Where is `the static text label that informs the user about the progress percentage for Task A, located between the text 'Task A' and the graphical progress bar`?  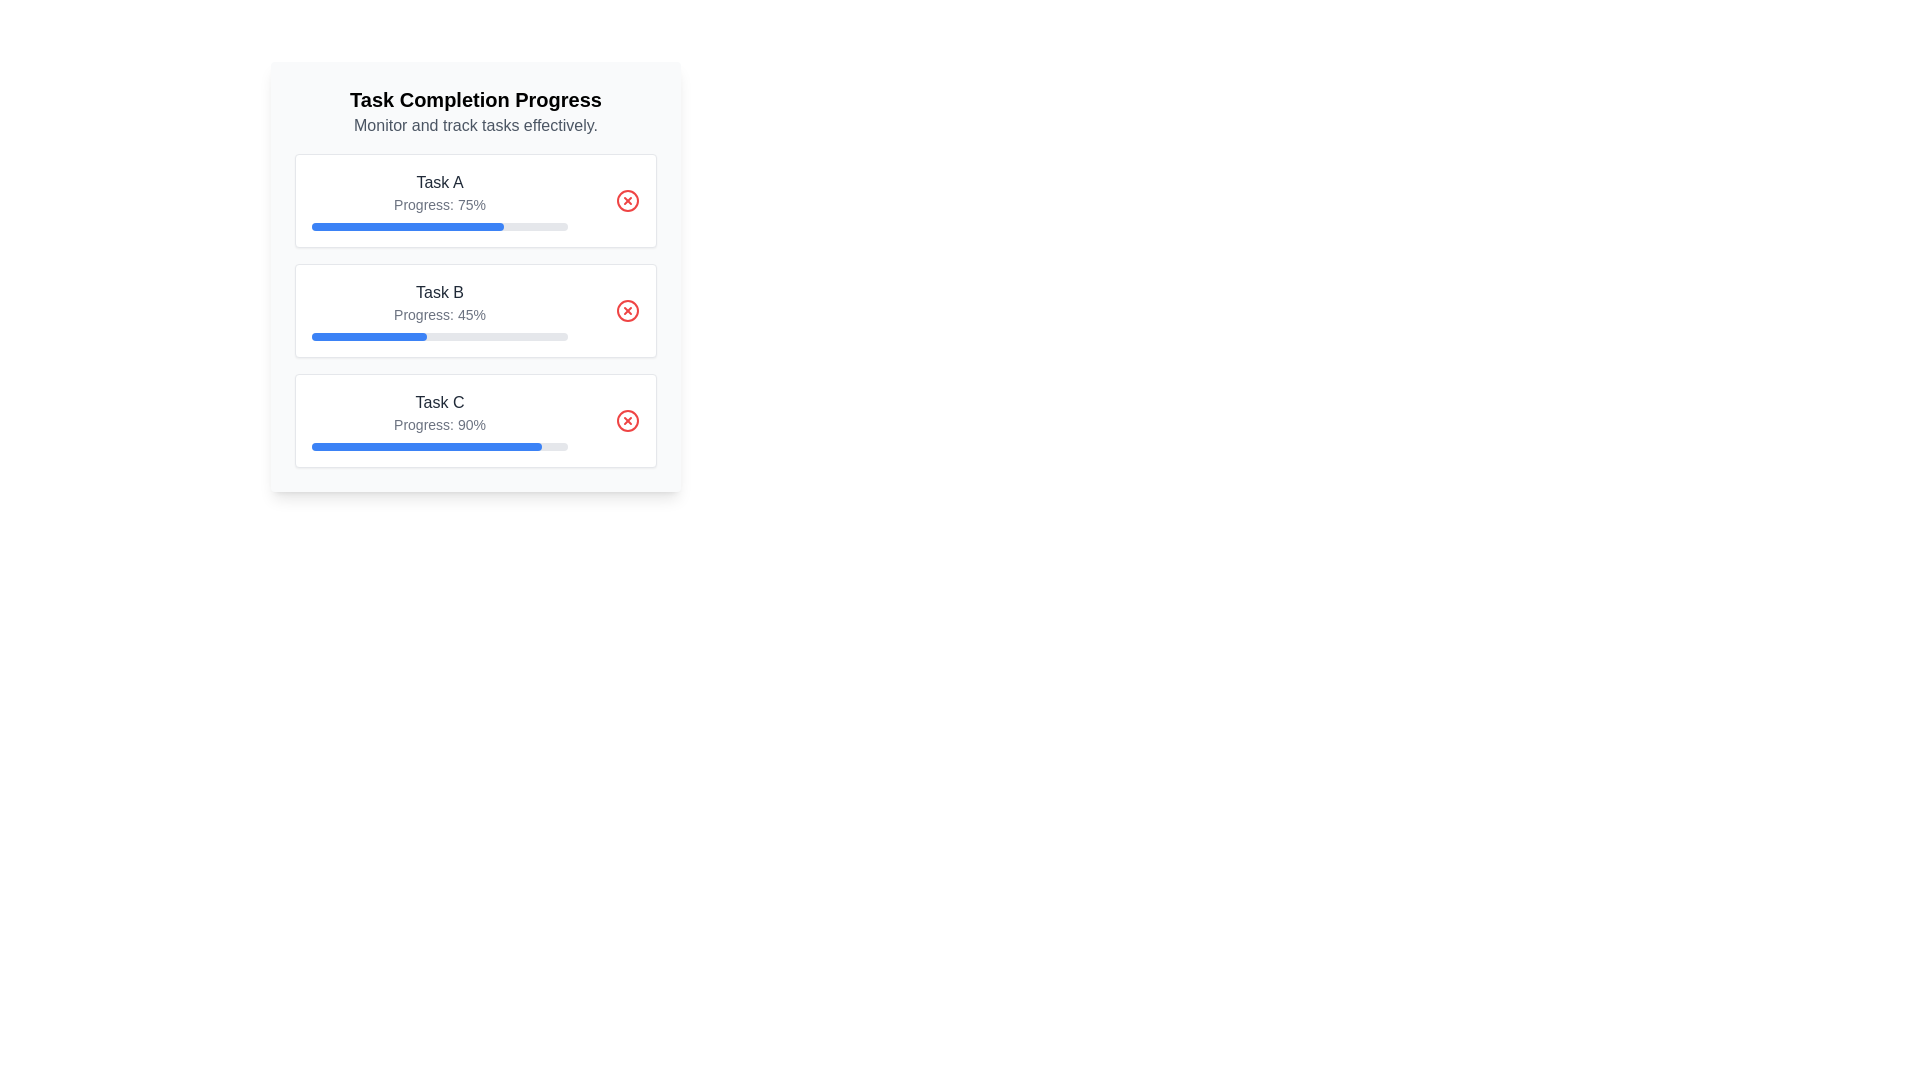 the static text label that informs the user about the progress percentage for Task A, located between the text 'Task A' and the graphical progress bar is located at coordinates (439, 204).